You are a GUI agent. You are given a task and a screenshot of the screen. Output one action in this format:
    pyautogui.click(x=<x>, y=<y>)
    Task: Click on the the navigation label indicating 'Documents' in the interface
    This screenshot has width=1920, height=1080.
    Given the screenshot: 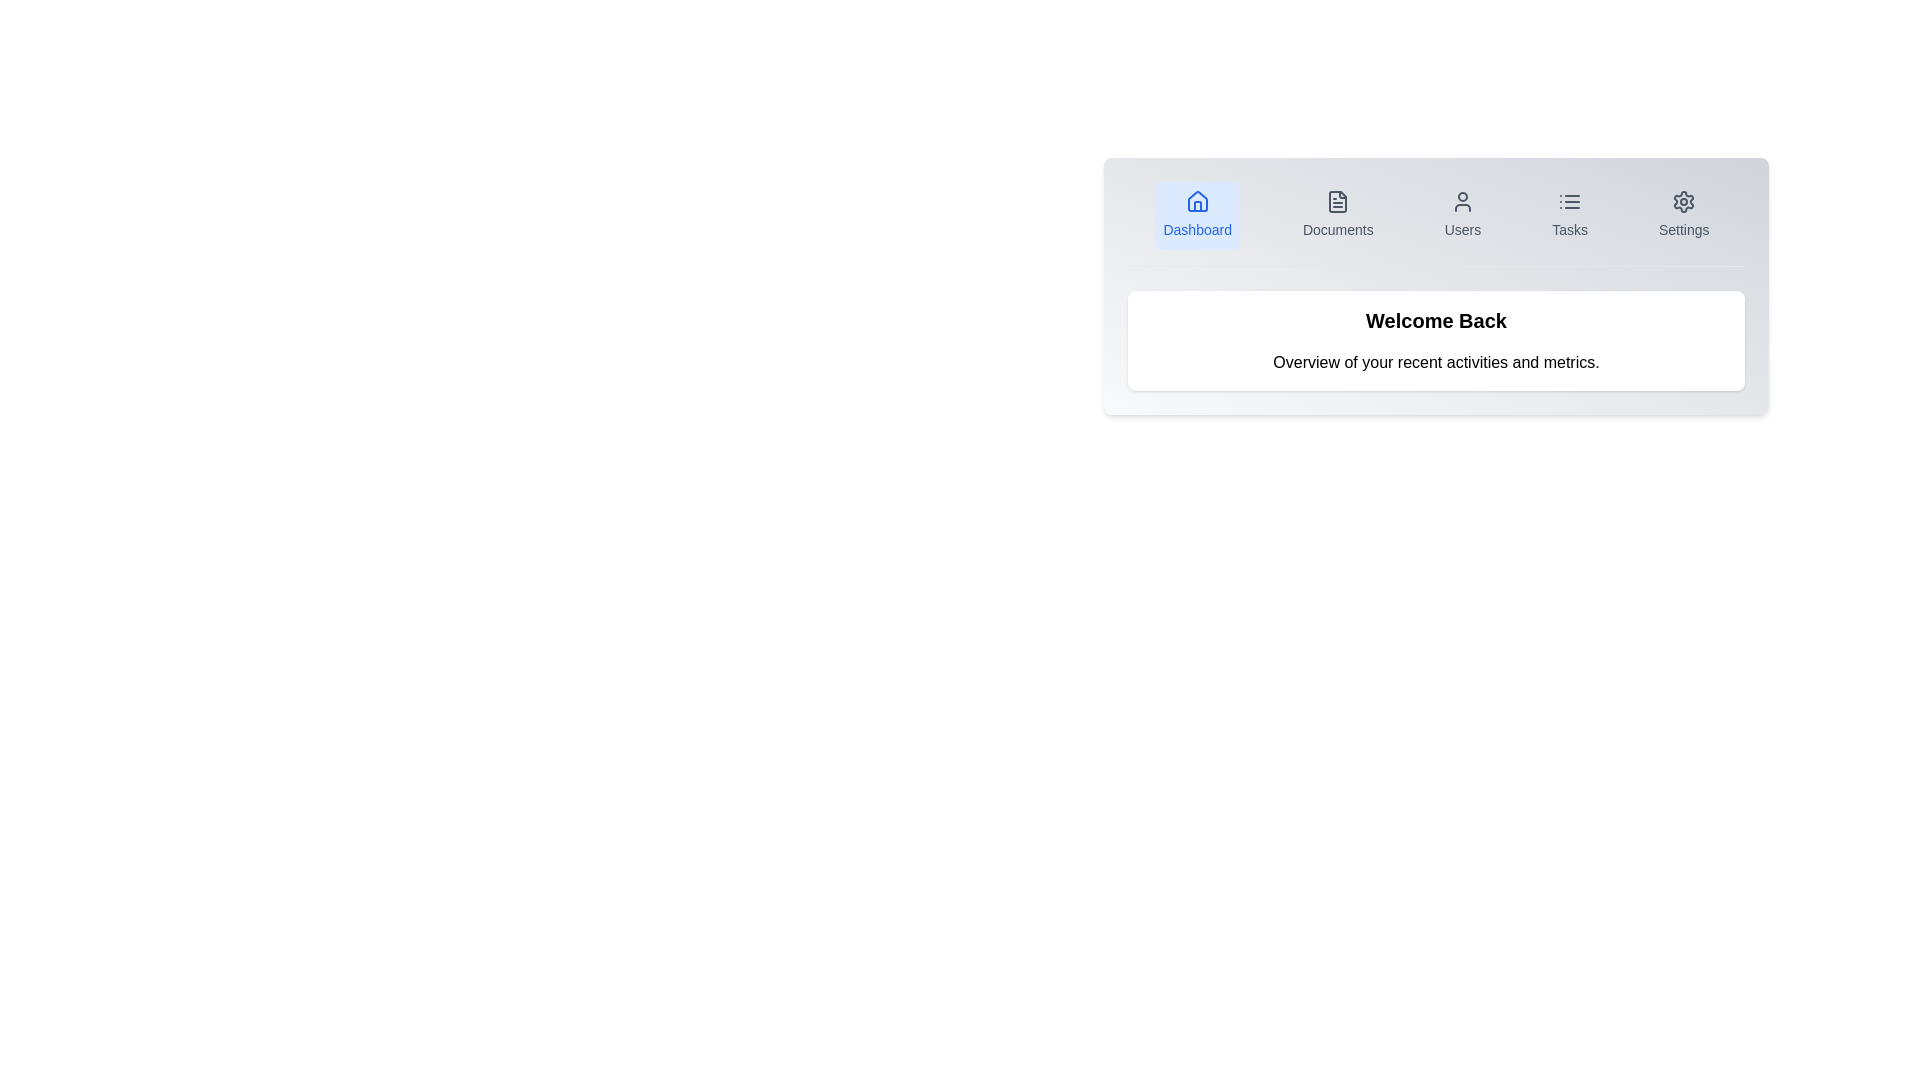 What is the action you would take?
    pyautogui.click(x=1338, y=229)
    